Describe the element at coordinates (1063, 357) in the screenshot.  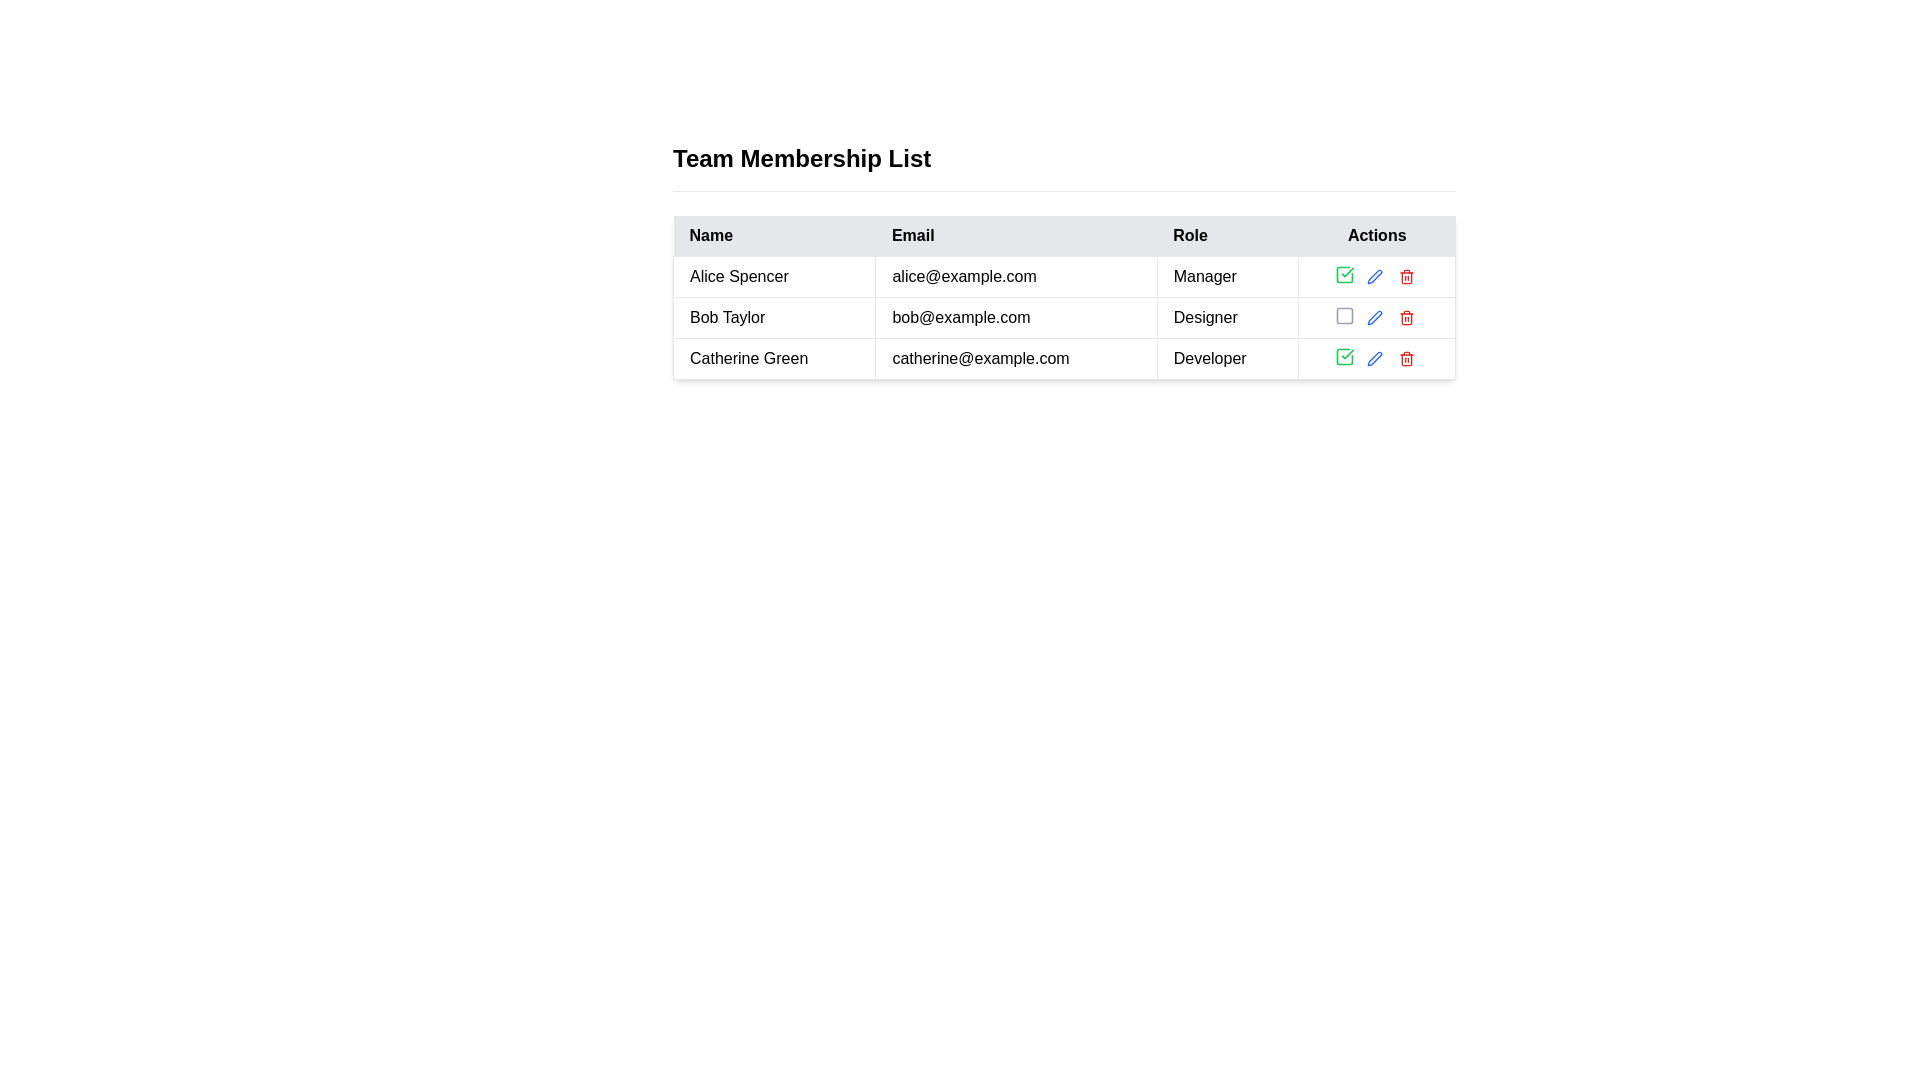
I see `the third row in the 'Team Membership List' table containing the entry for 'Catherine Green'` at that location.